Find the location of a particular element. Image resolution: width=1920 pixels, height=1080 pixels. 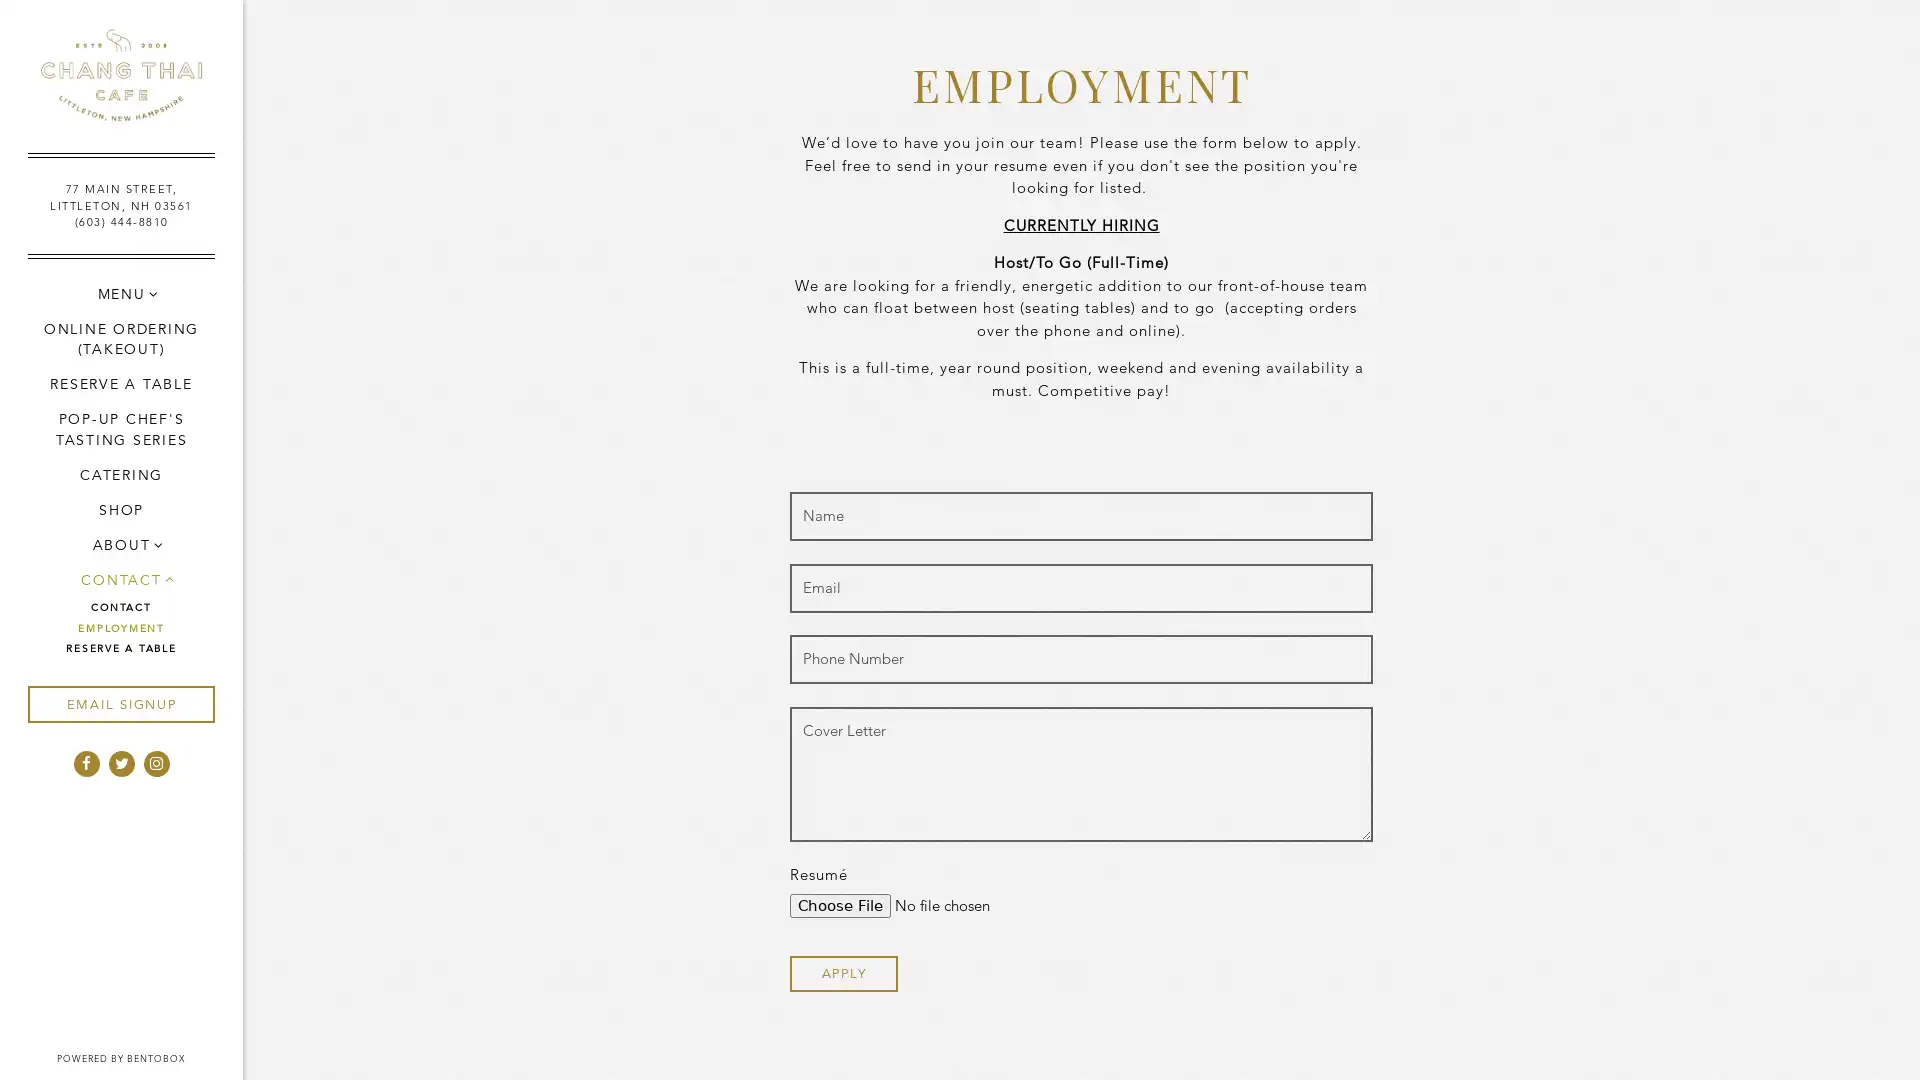

MENU is located at coordinates (119, 293).